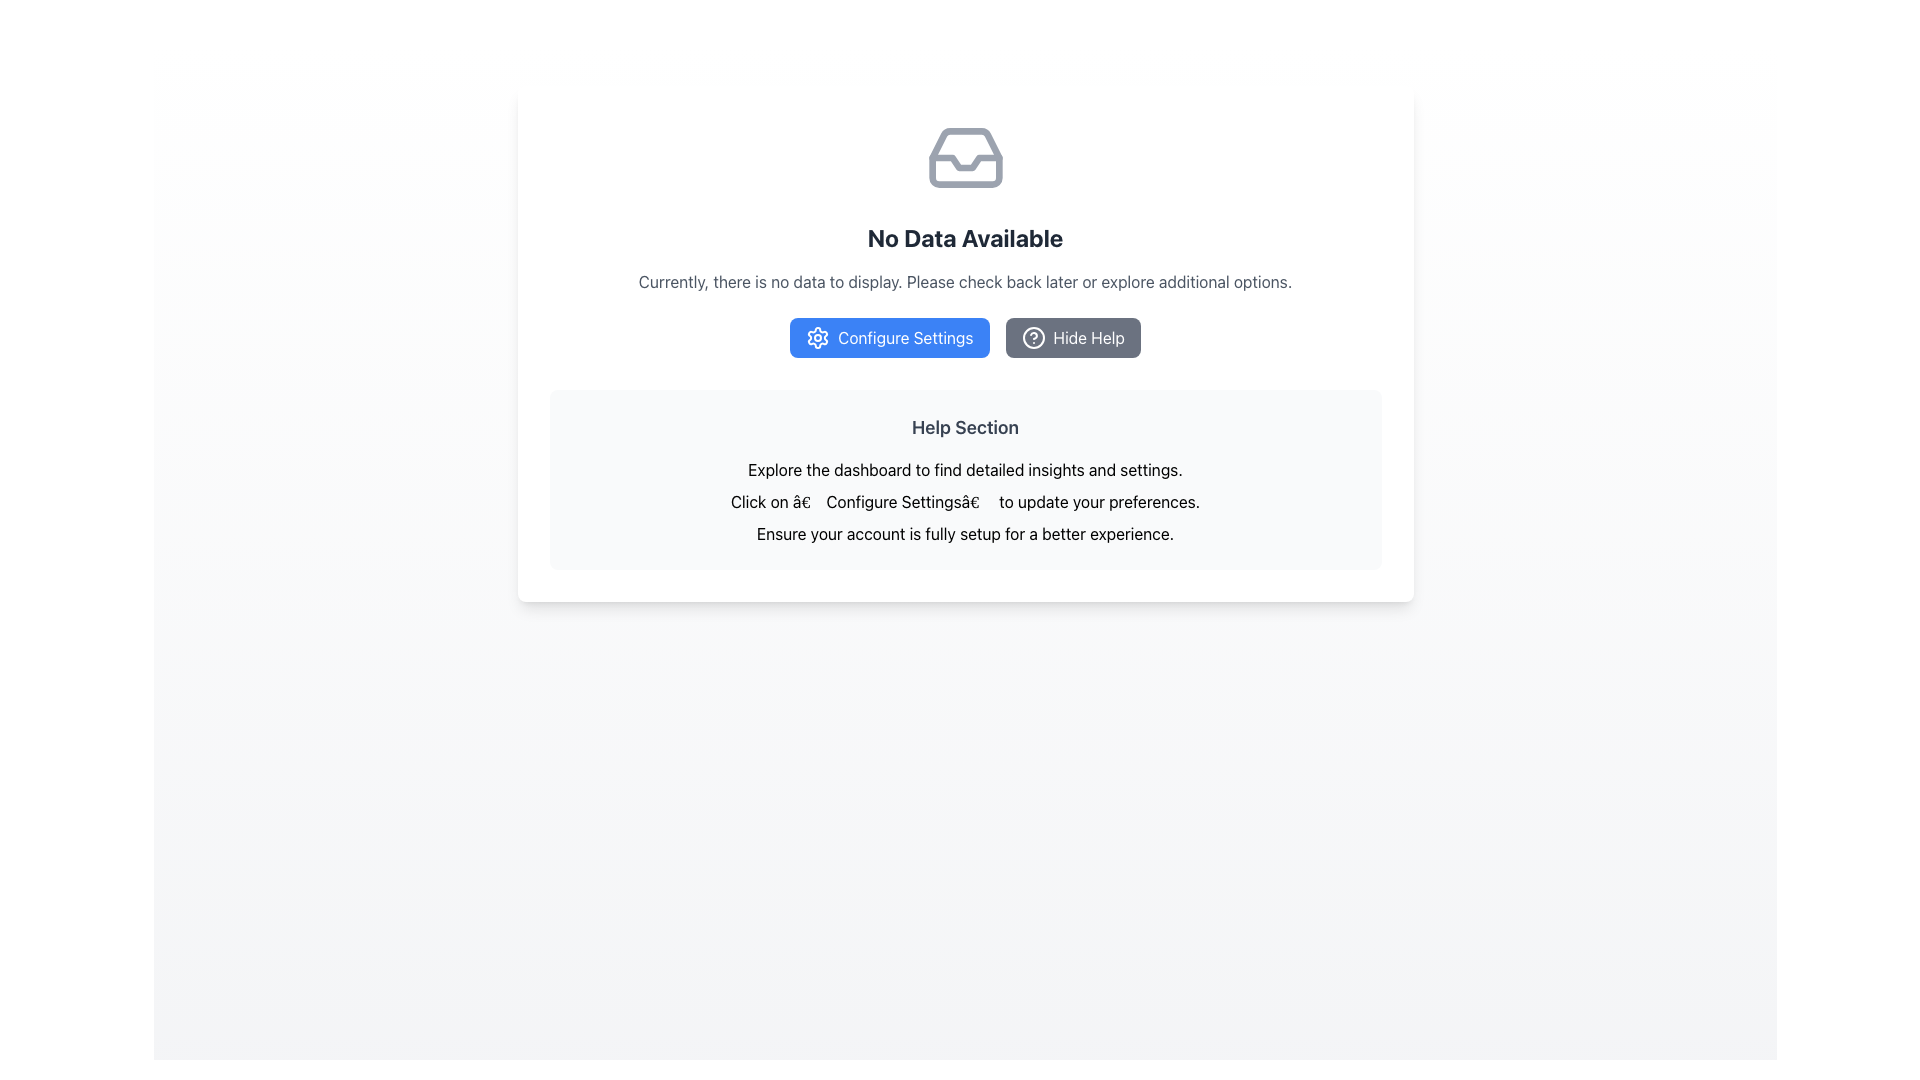 The image size is (1920, 1080). Describe the element at coordinates (818, 337) in the screenshot. I see `the gear icon associated with the 'Configure Settings' button` at that location.